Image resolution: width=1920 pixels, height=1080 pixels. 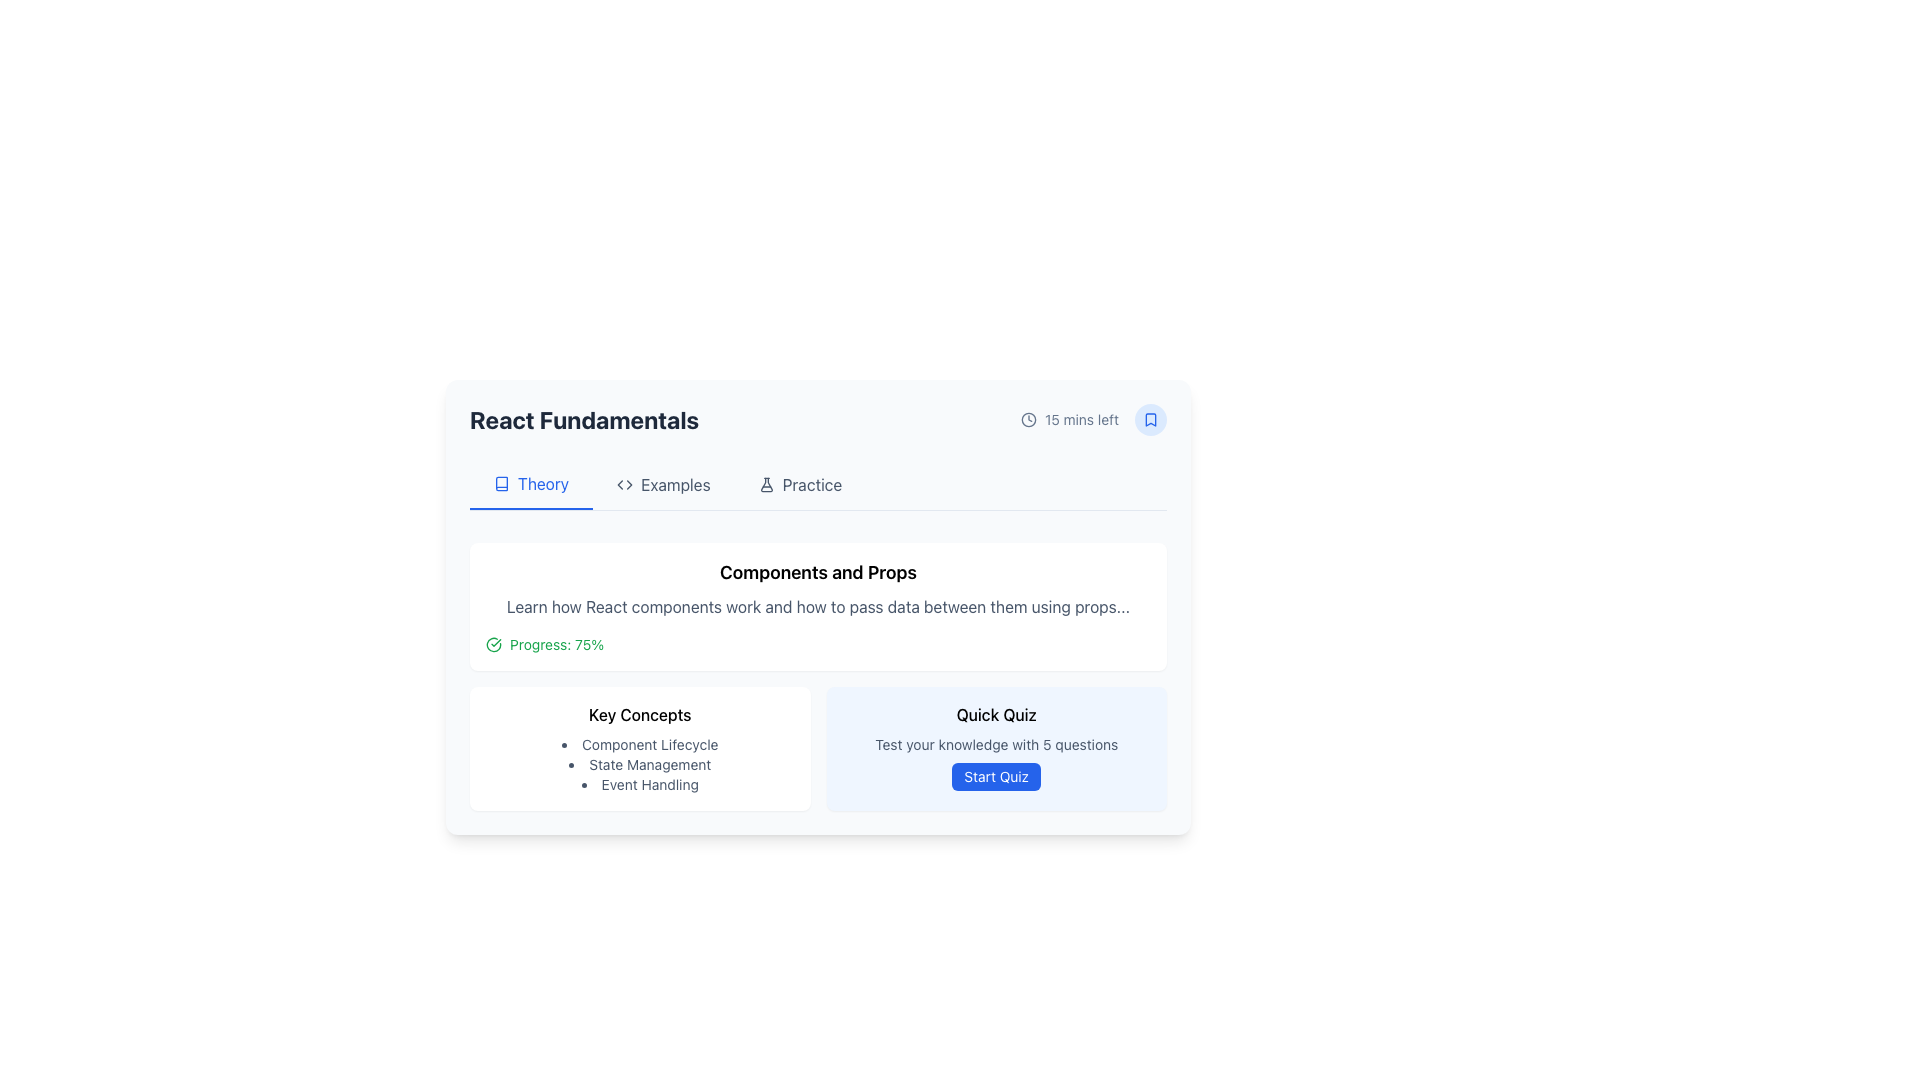 What do you see at coordinates (765, 485) in the screenshot?
I see `the SVG vector icon of a conical flask located at the top-right corner of the interface for additional options` at bounding box center [765, 485].